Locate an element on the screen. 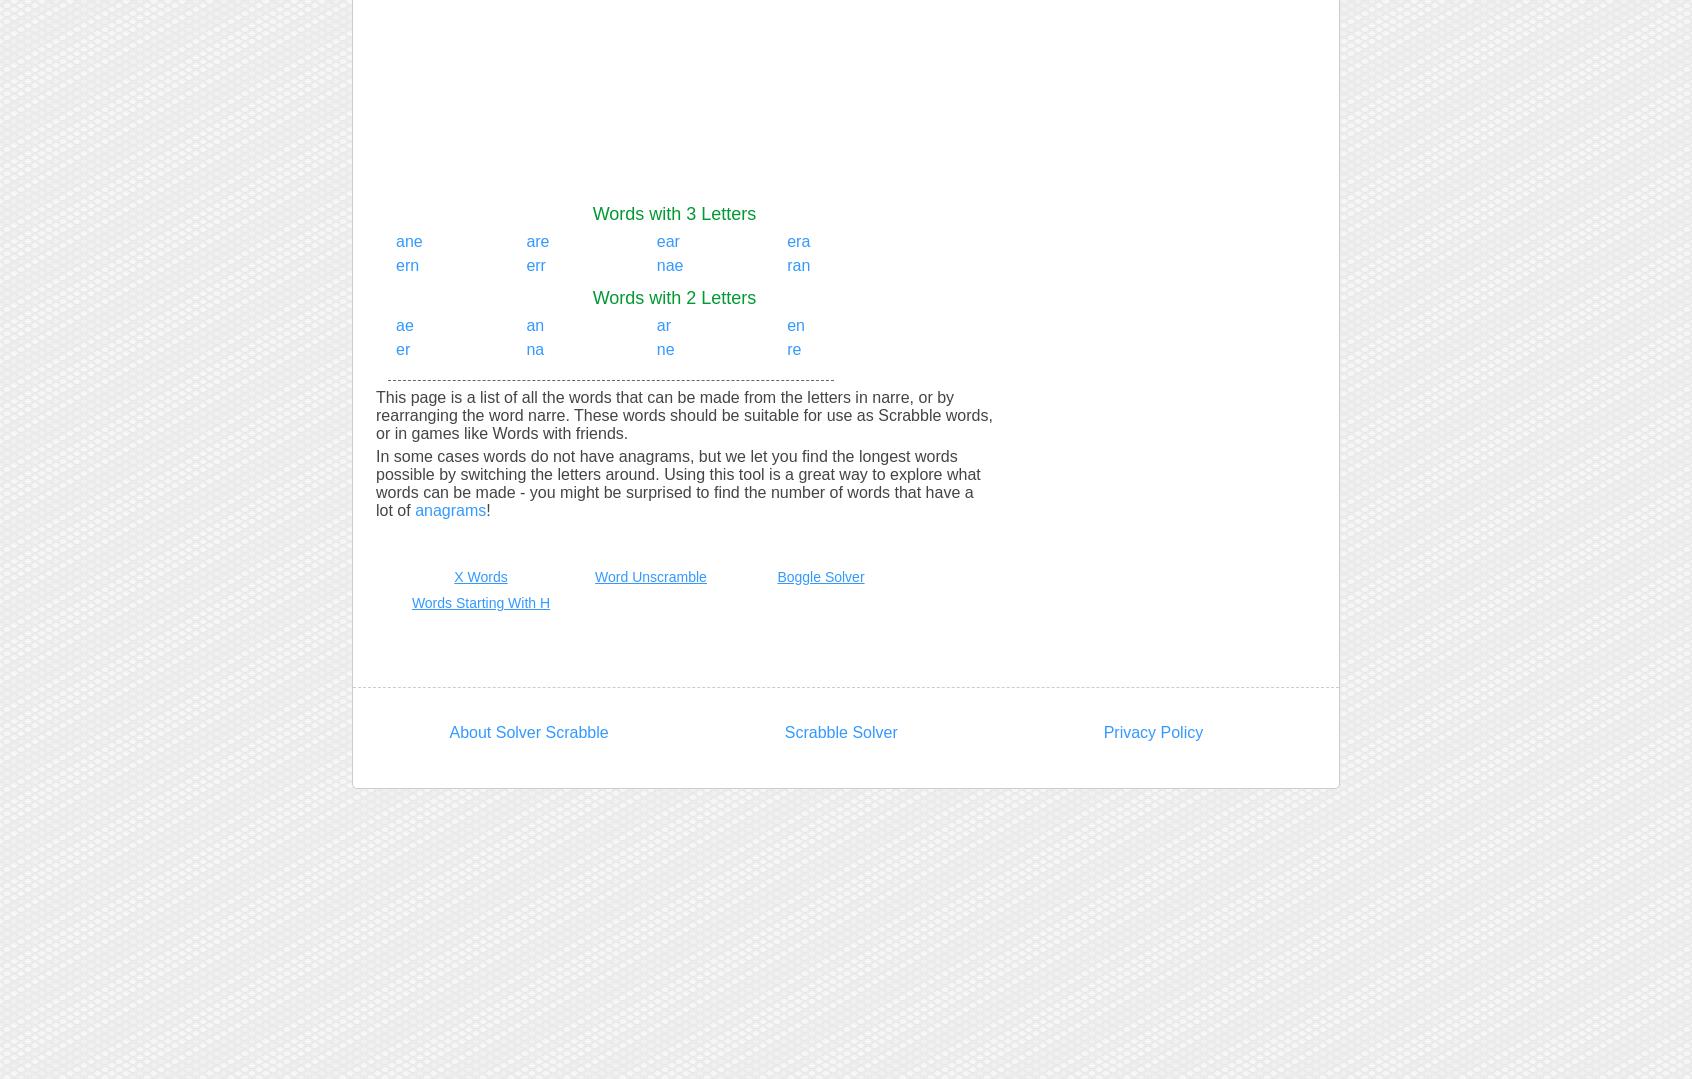 Image resolution: width=1692 pixels, height=1079 pixels. 'ae' is located at coordinates (395, 324).